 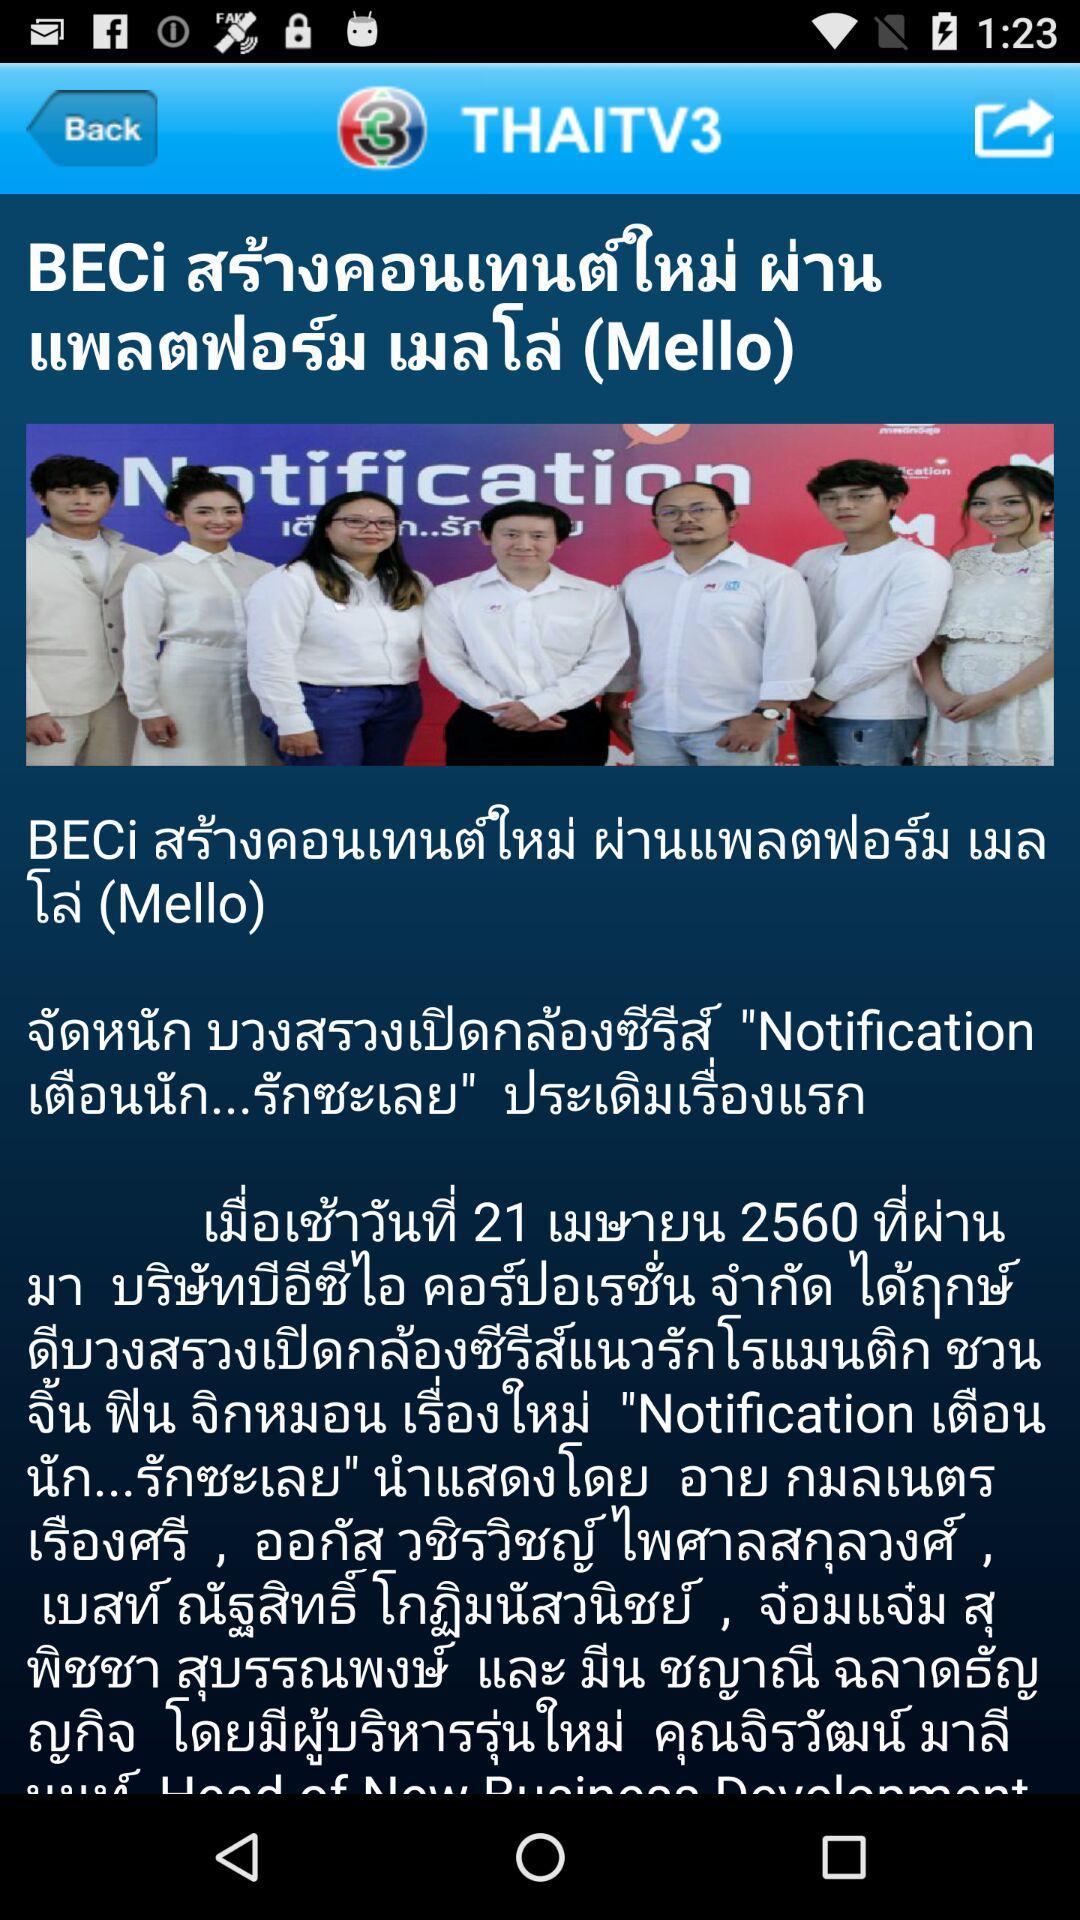 What do you see at coordinates (91, 127) in the screenshot?
I see `item at the top left corner` at bounding box center [91, 127].